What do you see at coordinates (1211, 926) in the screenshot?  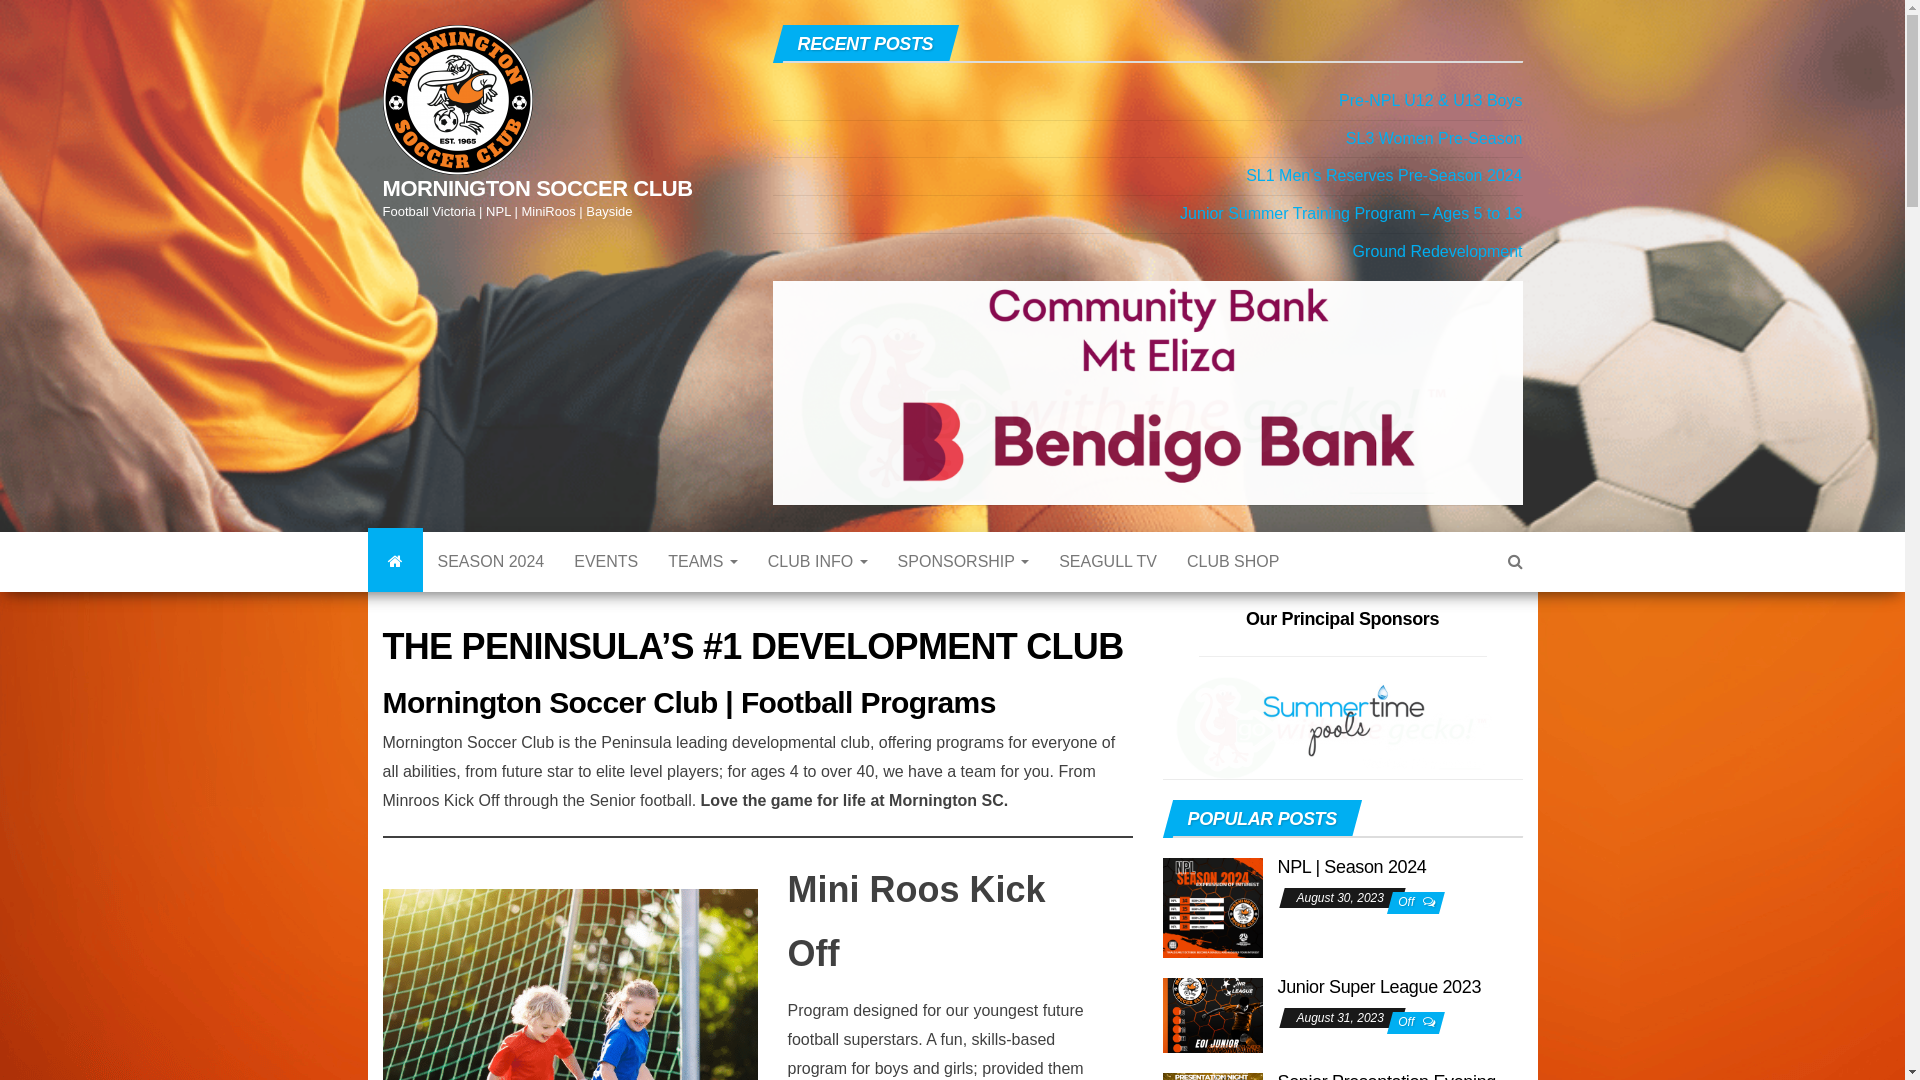 I see `'NPL | Season 2024'` at bounding box center [1211, 926].